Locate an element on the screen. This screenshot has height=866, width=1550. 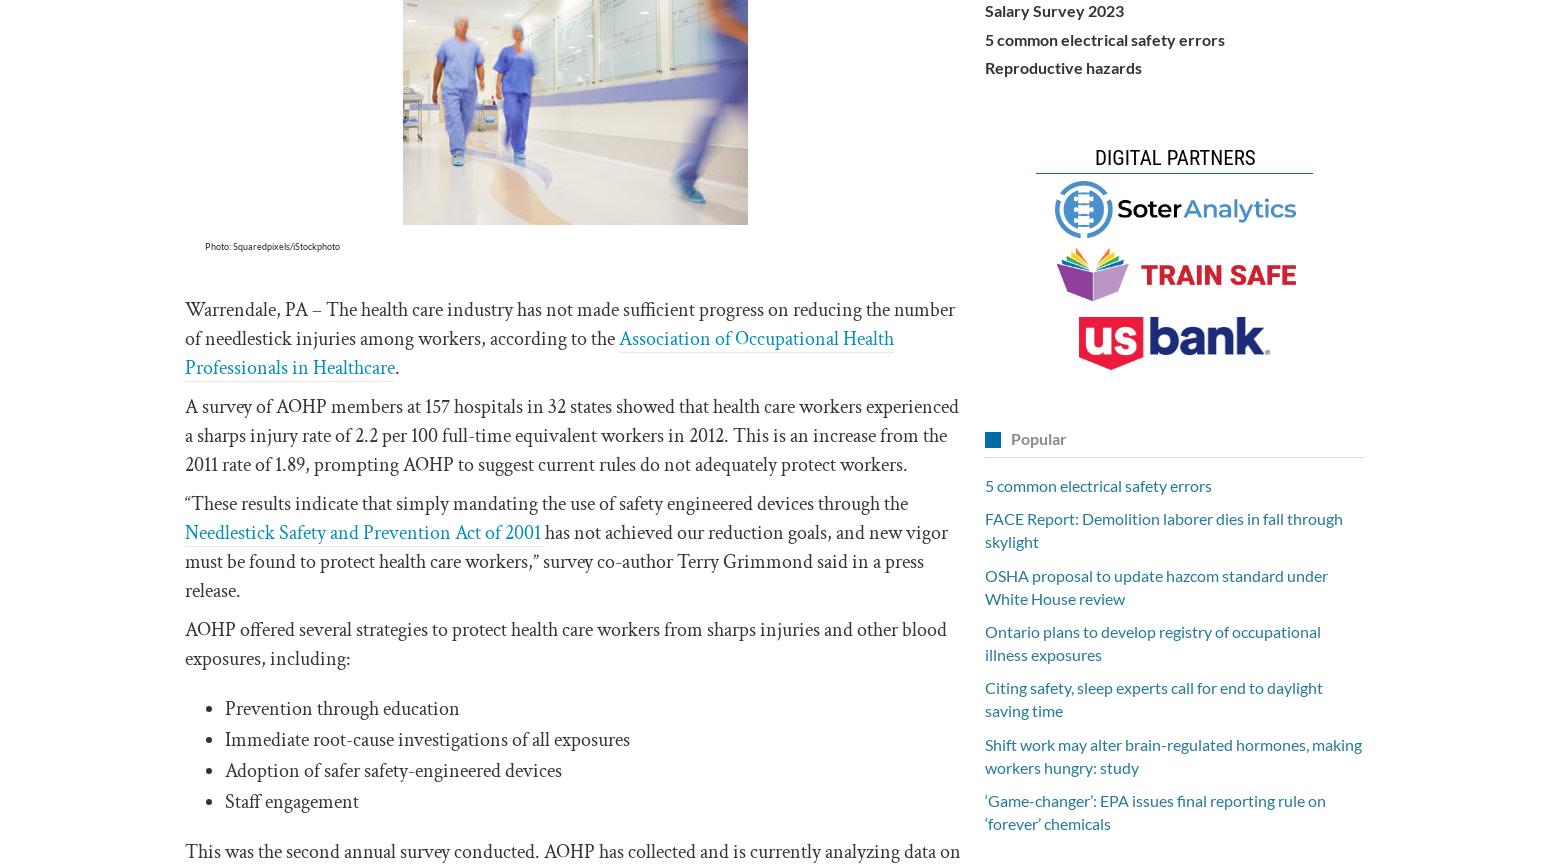
'Adoption of safer safety-engineered devices' is located at coordinates (393, 768).